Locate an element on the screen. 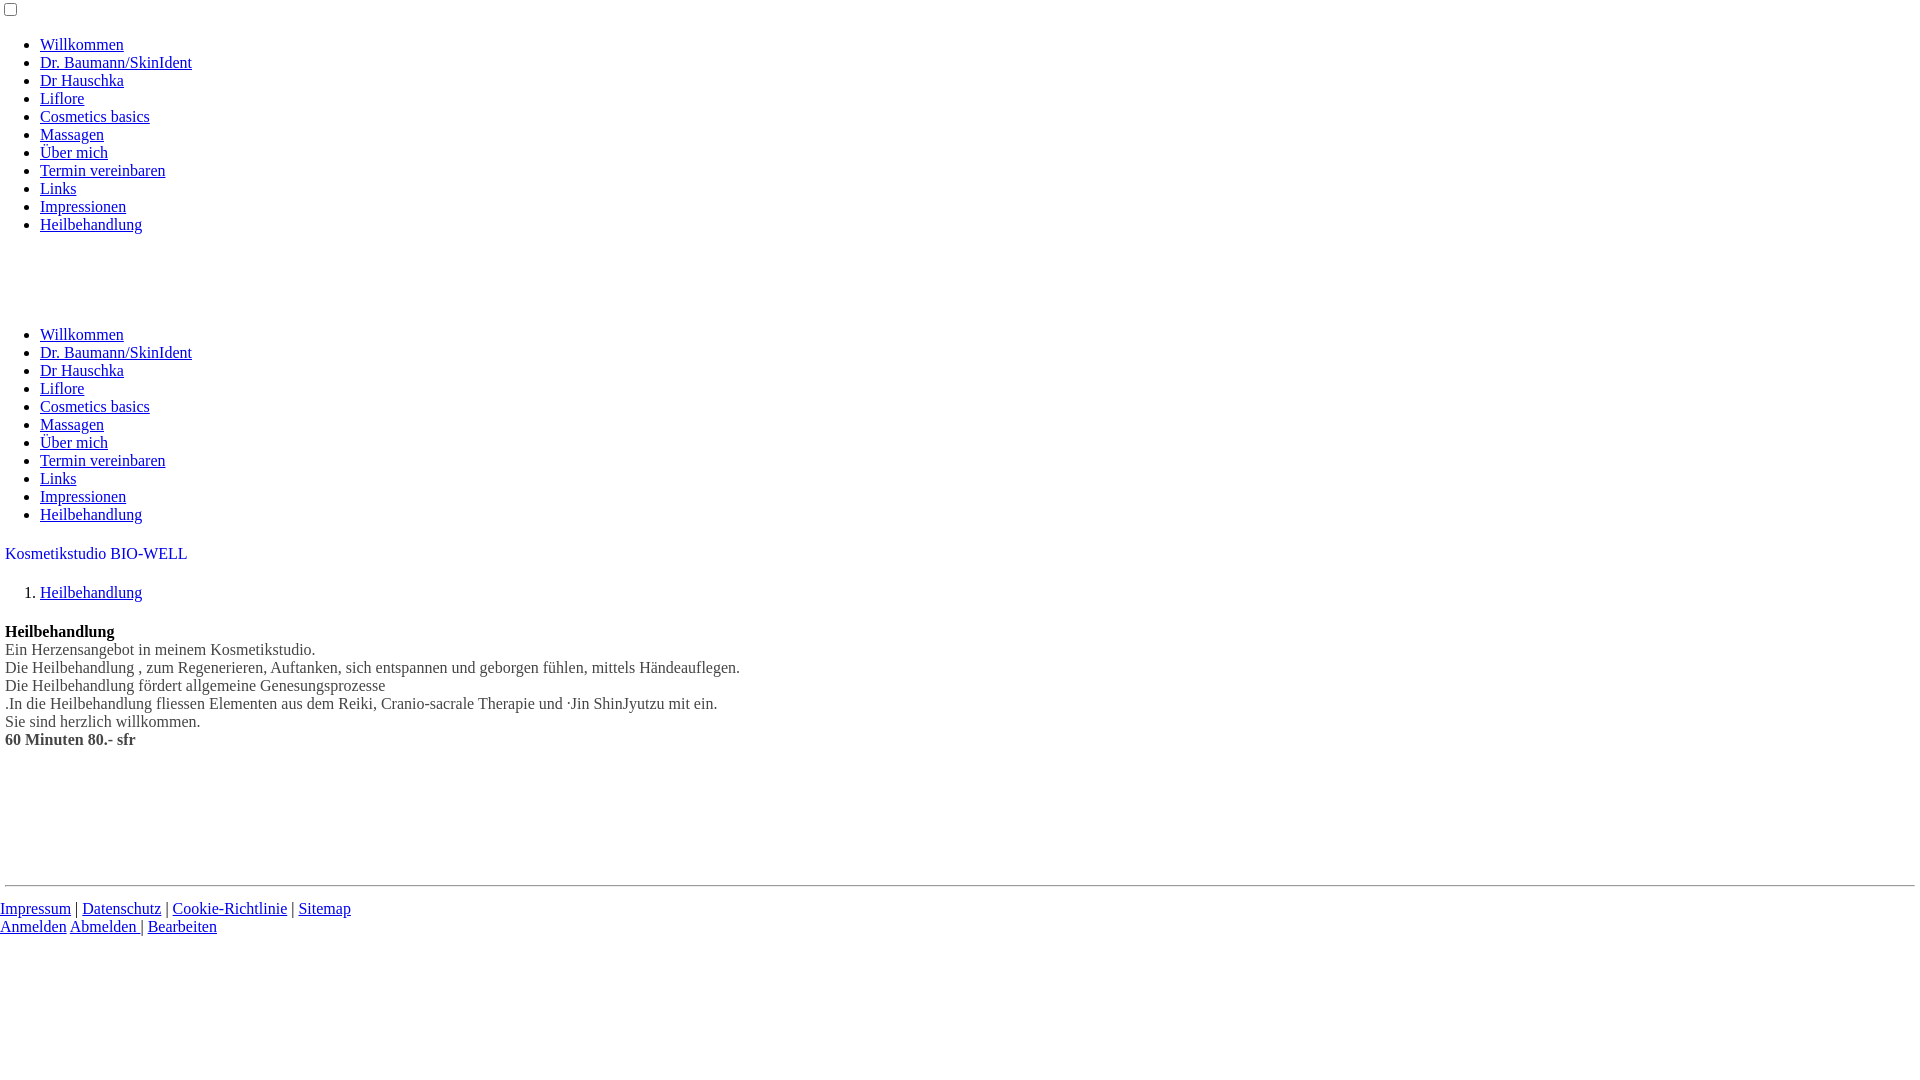  'Abmelden' is located at coordinates (70, 926).